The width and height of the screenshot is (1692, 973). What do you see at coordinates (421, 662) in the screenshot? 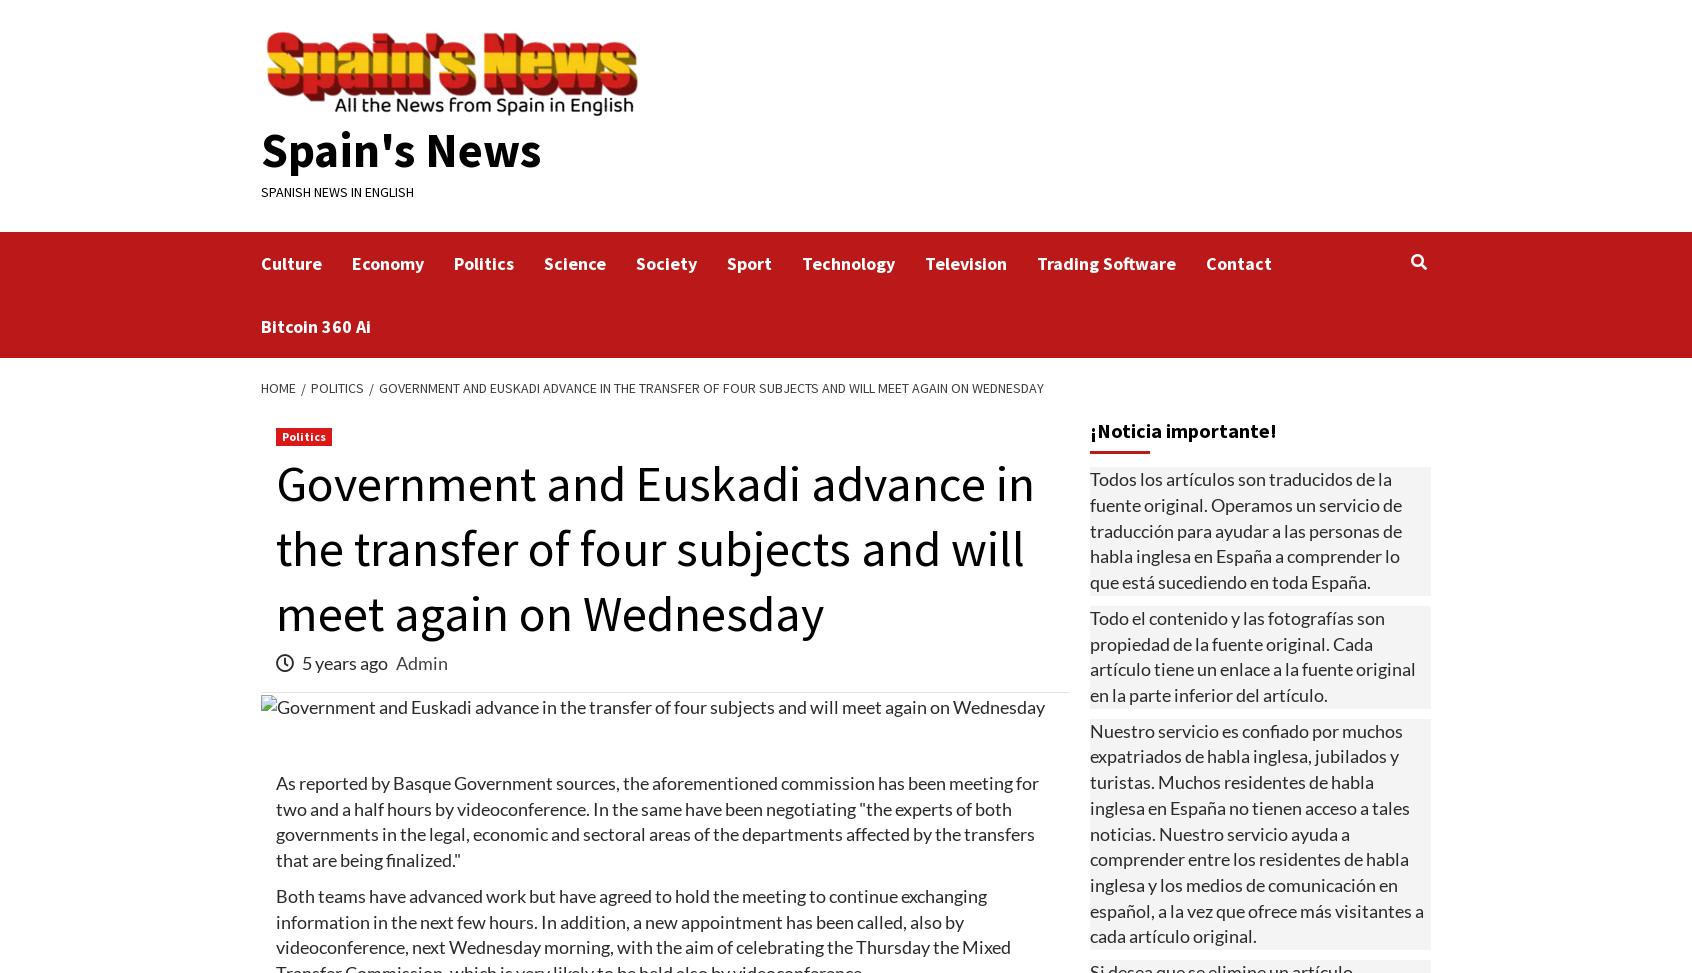
I see `'Admin'` at bounding box center [421, 662].